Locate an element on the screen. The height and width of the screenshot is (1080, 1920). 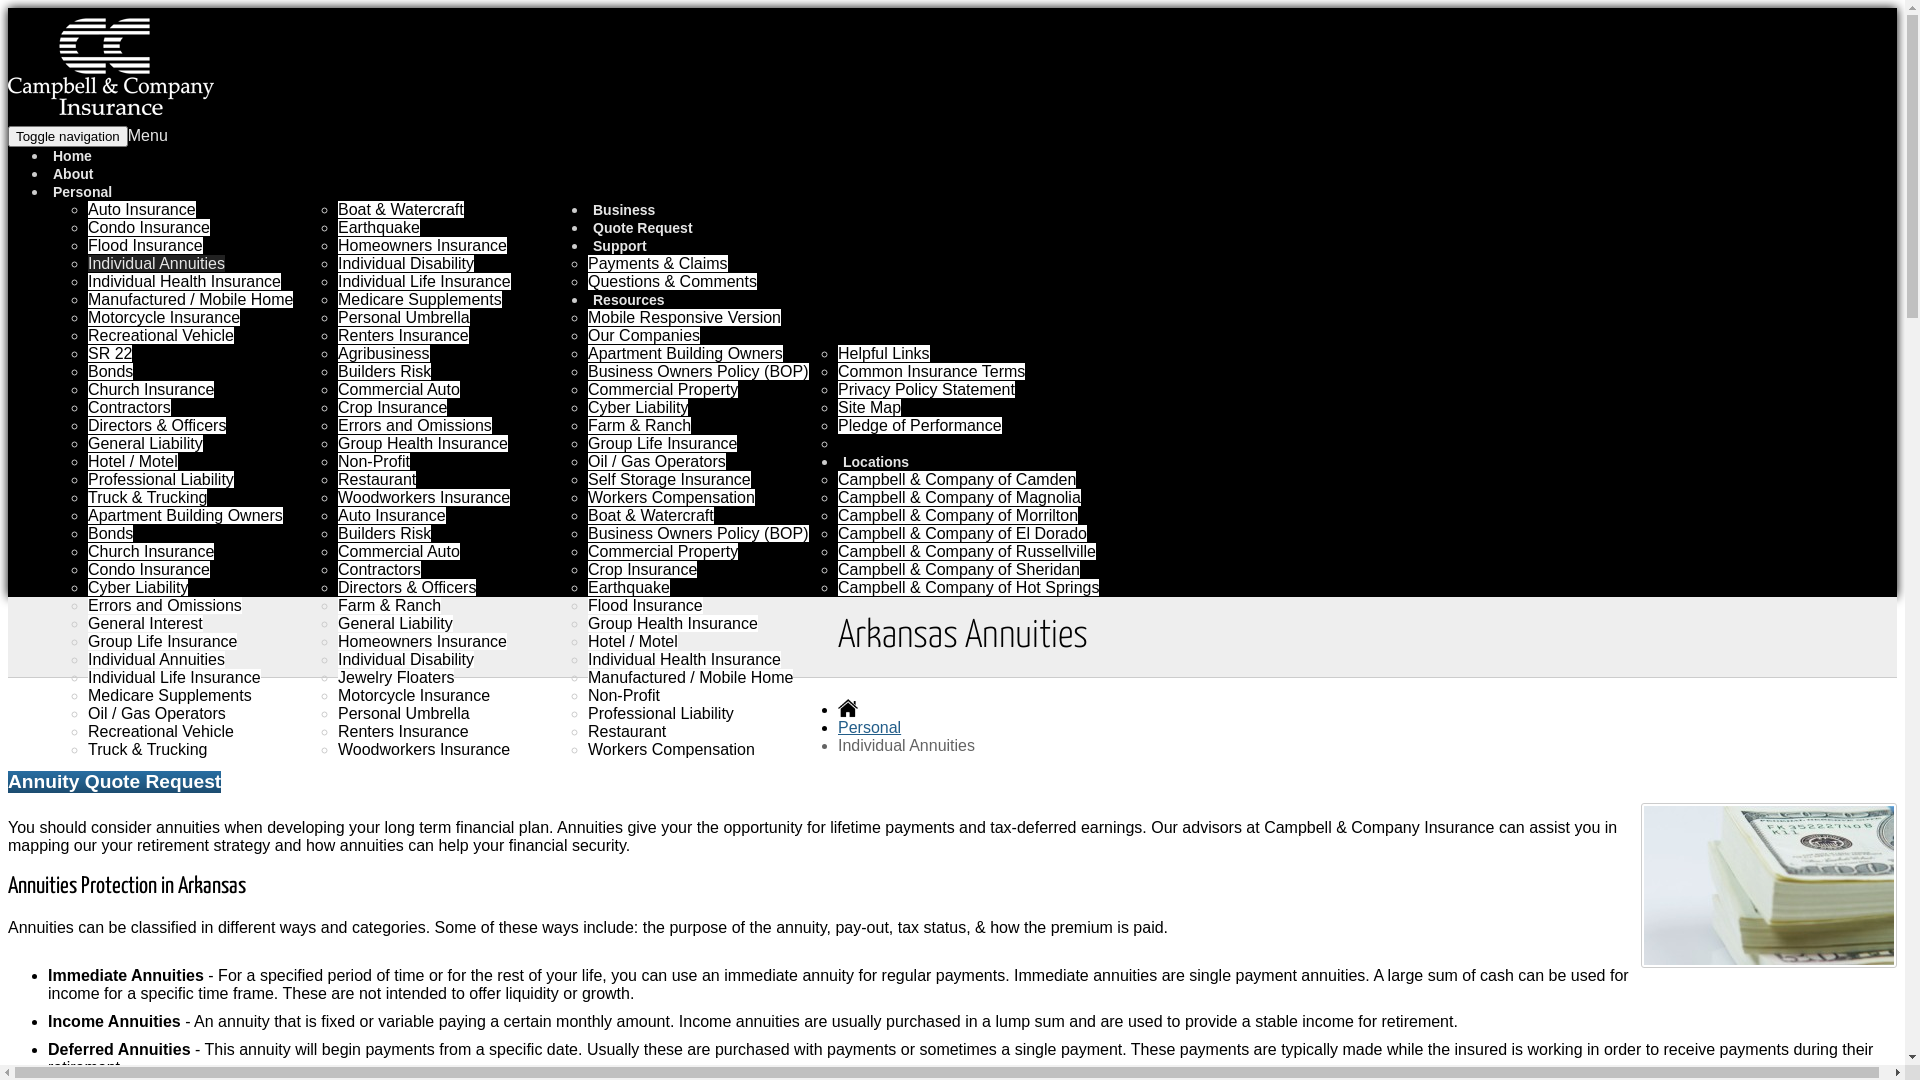
'Recreational Vehicle' is located at coordinates (161, 334).